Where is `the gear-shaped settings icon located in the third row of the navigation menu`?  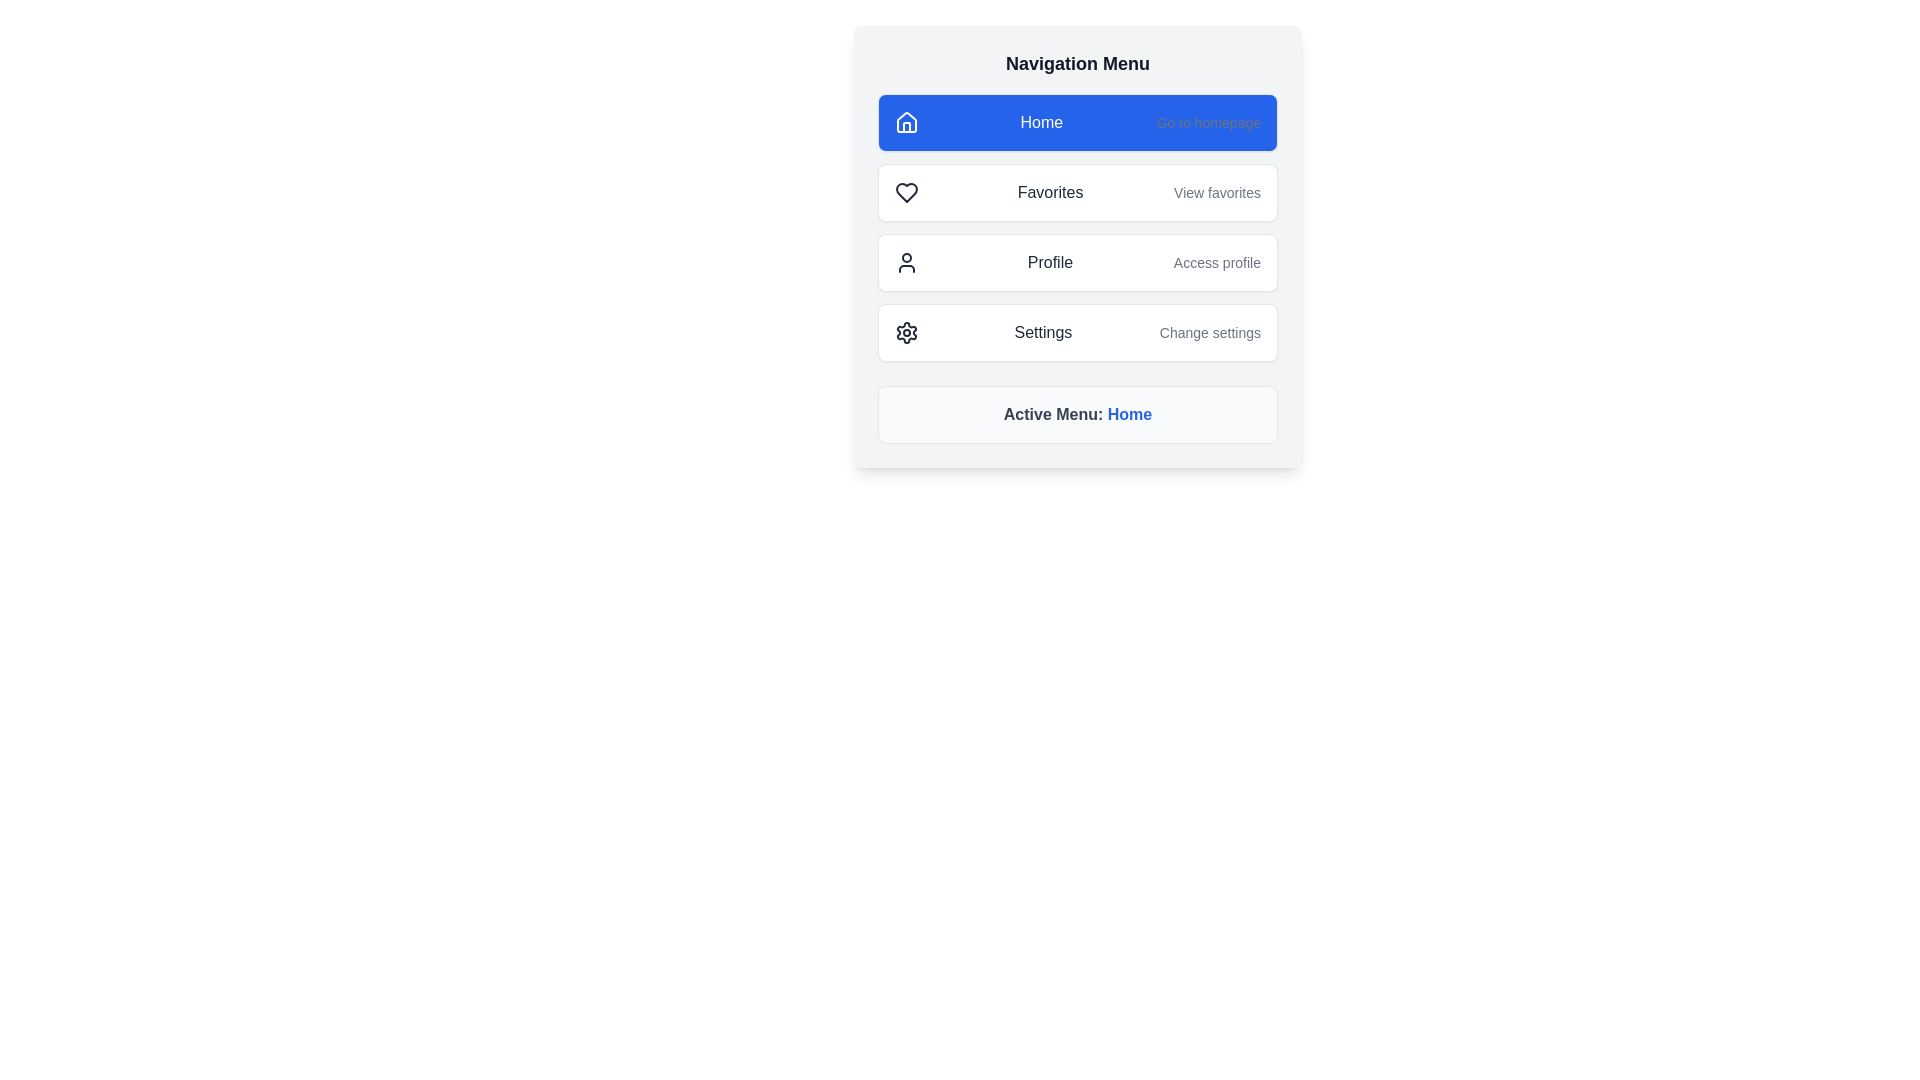
the gear-shaped settings icon located in the third row of the navigation menu is located at coordinates (906, 331).